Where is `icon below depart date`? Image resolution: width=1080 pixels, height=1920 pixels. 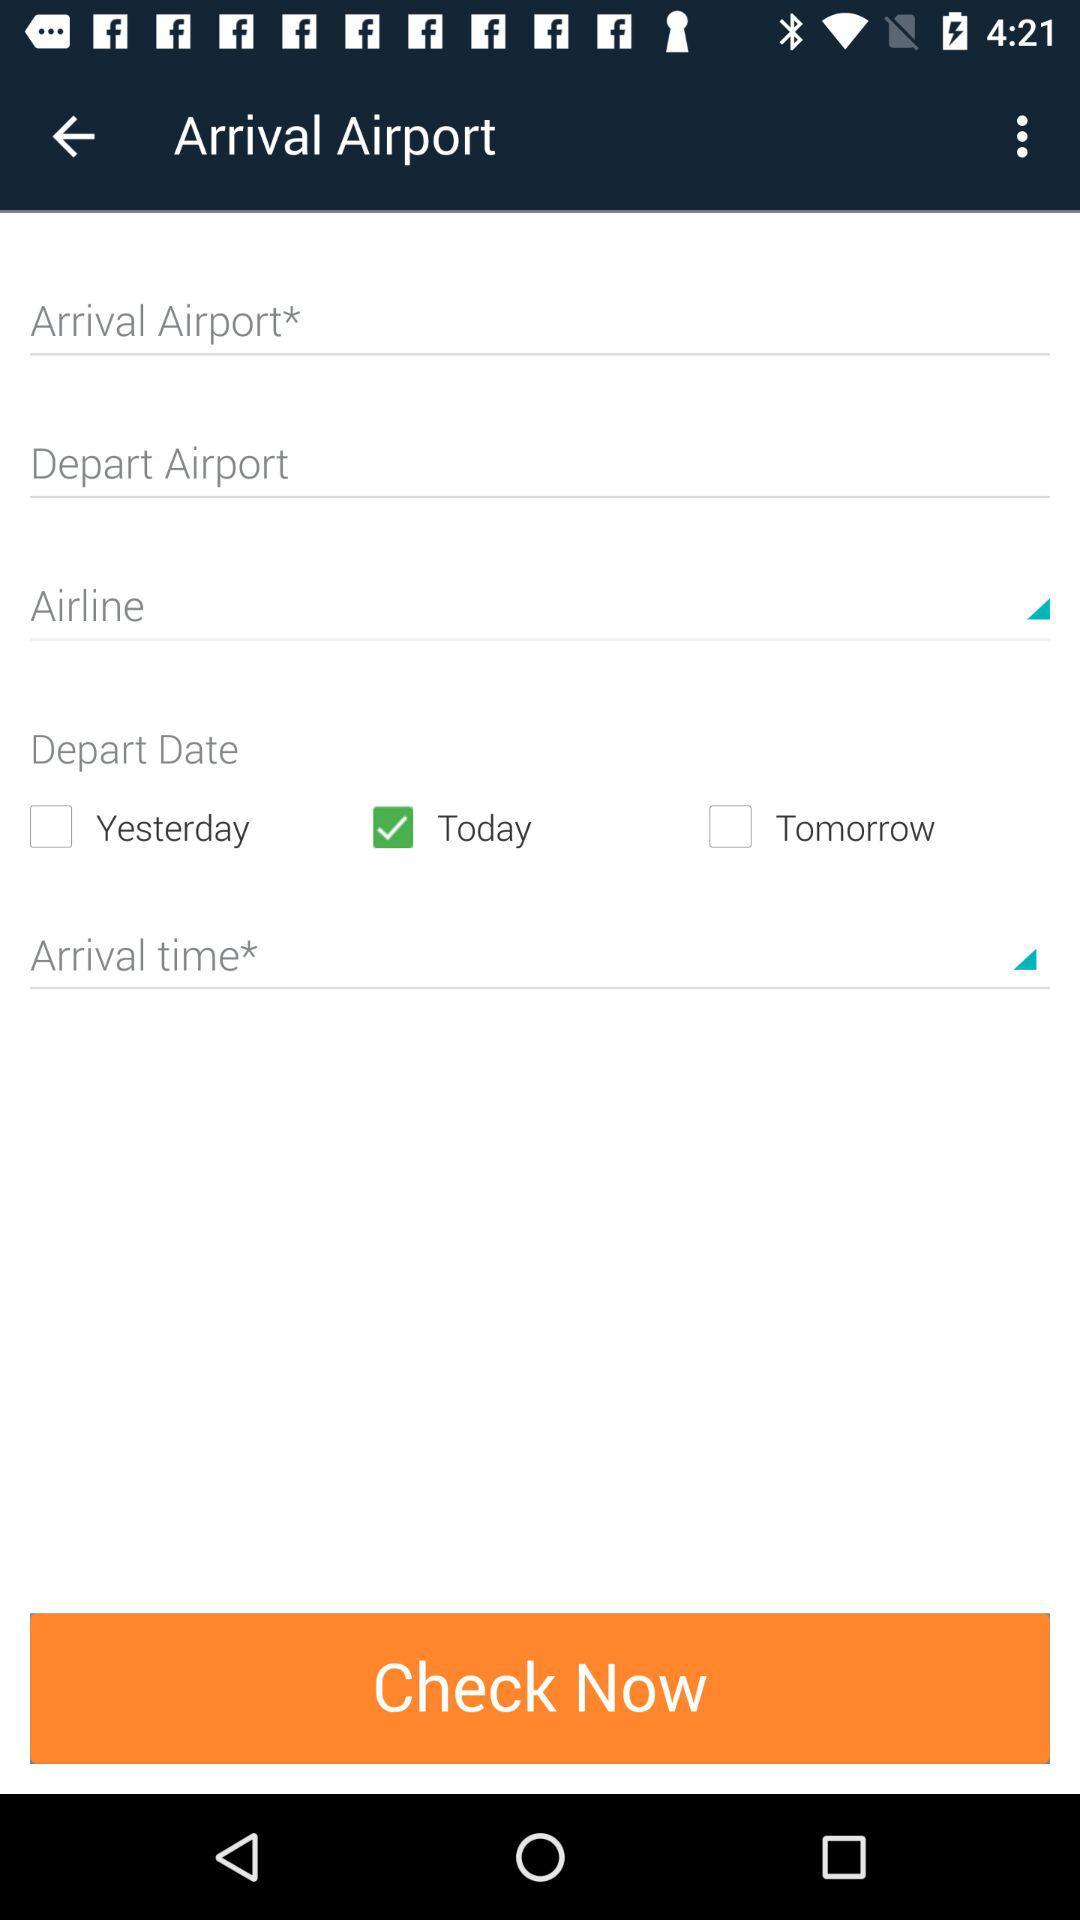 icon below depart date is located at coordinates (199, 826).